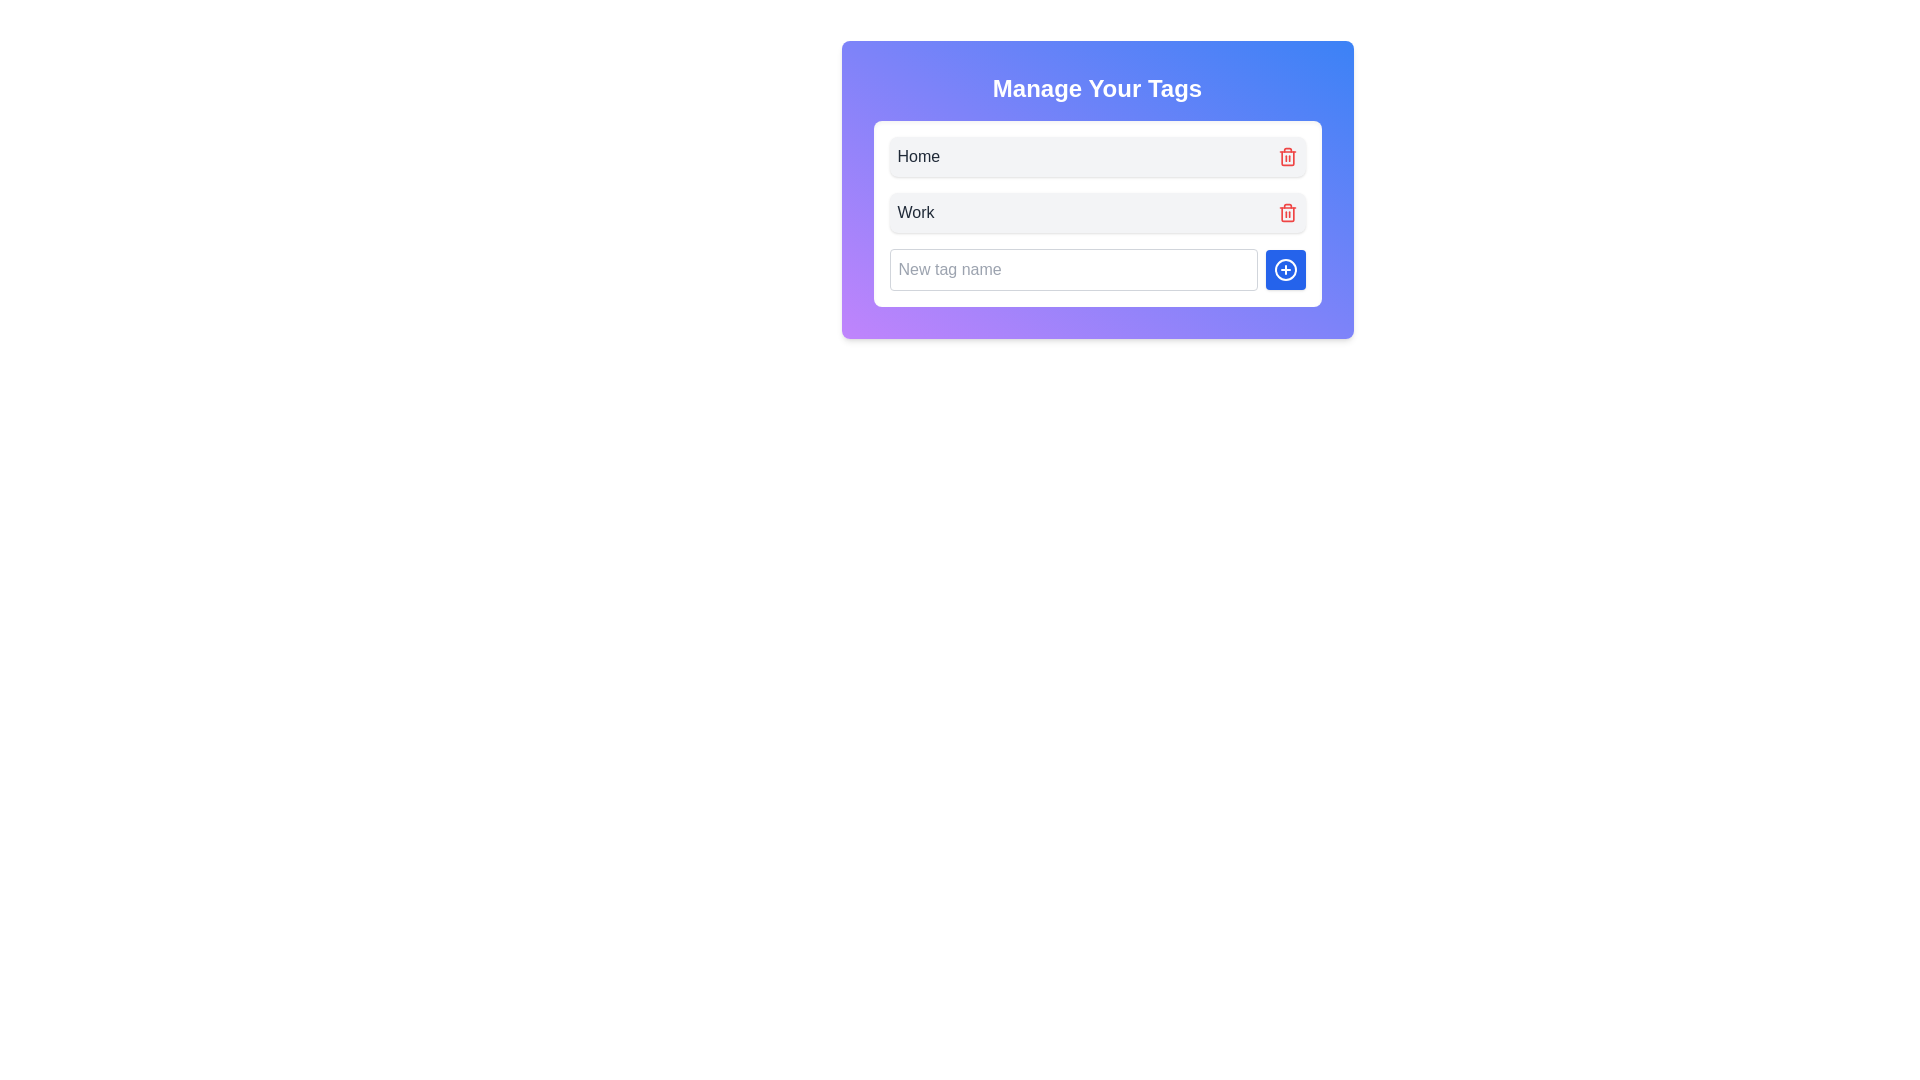 The height and width of the screenshot is (1080, 1920). I want to click on the section labeled 'Manage Your Tags', so click(1096, 87).